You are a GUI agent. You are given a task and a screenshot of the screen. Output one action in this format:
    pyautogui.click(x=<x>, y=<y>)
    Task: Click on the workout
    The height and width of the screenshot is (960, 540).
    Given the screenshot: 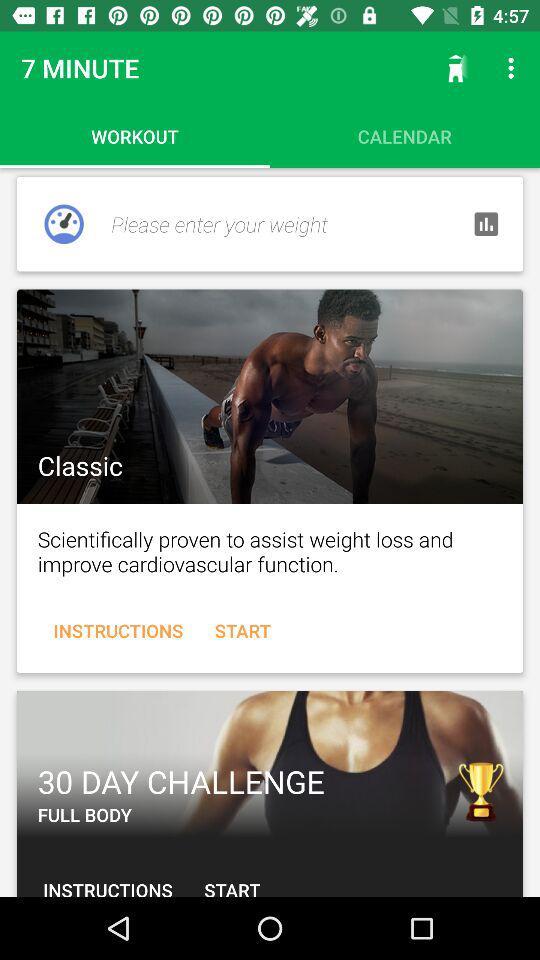 What is the action you would take?
    pyautogui.click(x=270, y=763)
    